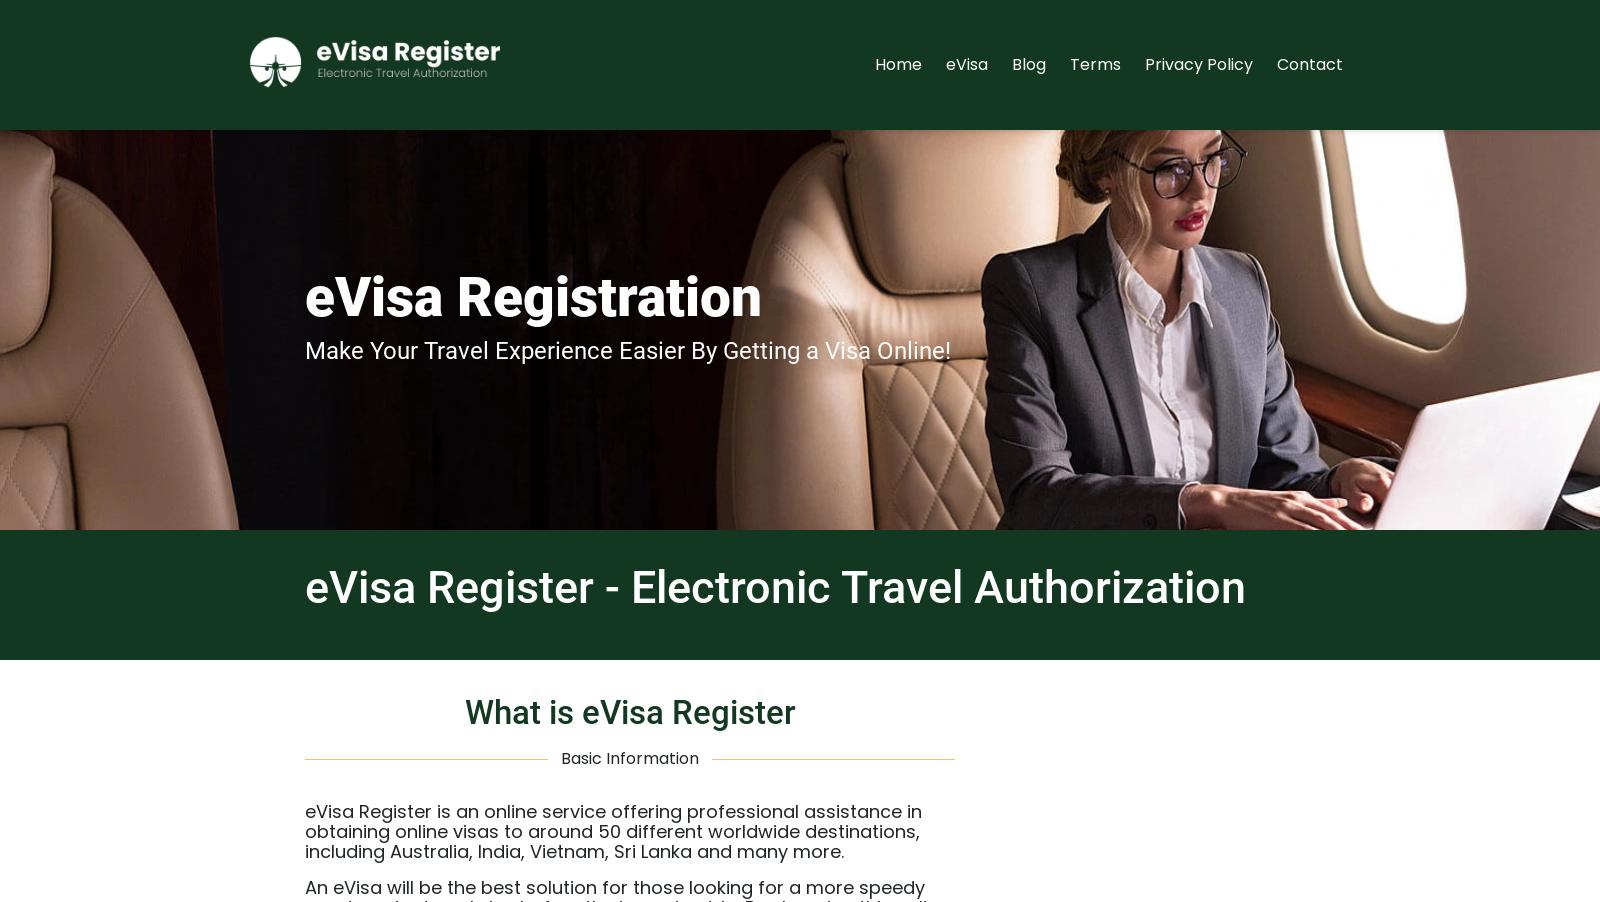 This screenshot has height=902, width=1600. What do you see at coordinates (1170, 320) in the screenshot?
I see `'USA ESTA'` at bounding box center [1170, 320].